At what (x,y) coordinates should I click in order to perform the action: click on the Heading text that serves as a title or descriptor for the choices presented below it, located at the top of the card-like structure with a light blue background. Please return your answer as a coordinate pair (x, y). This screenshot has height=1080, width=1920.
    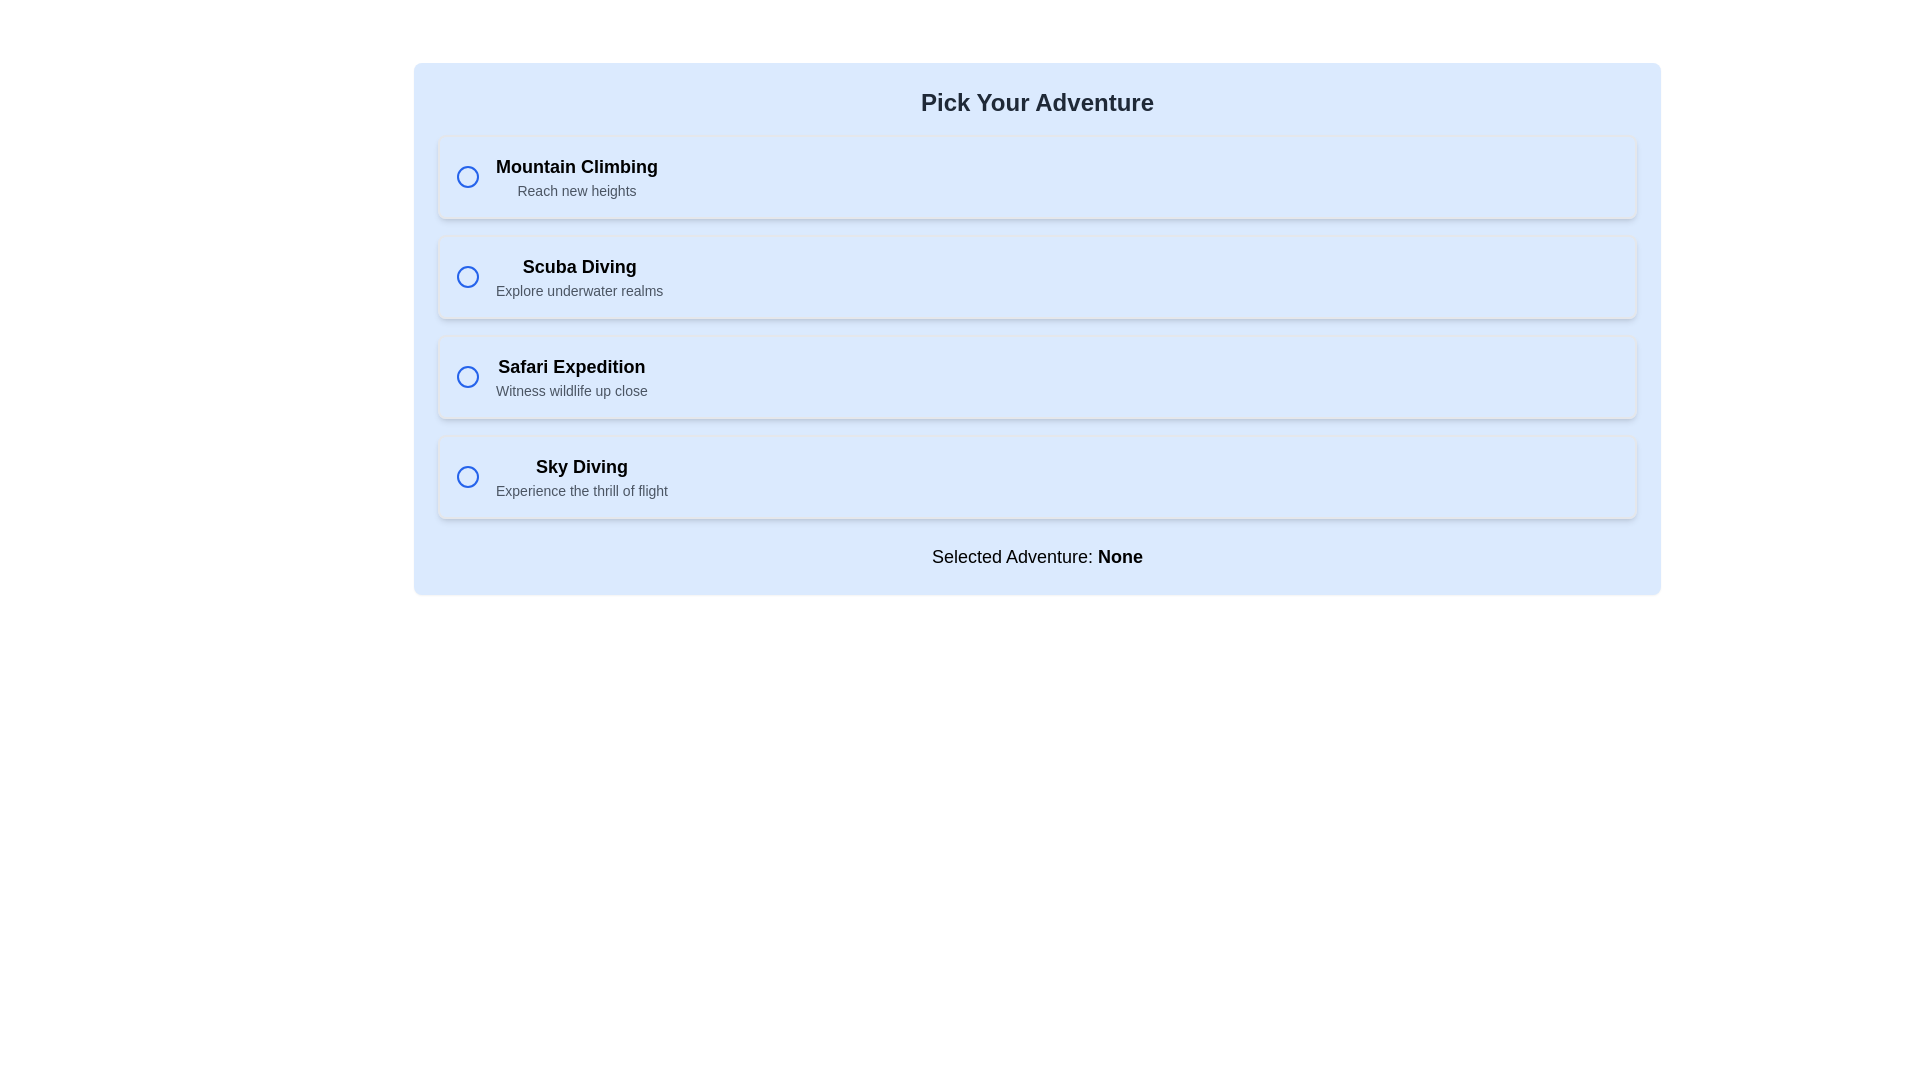
    Looking at the image, I should click on (1037, 103).